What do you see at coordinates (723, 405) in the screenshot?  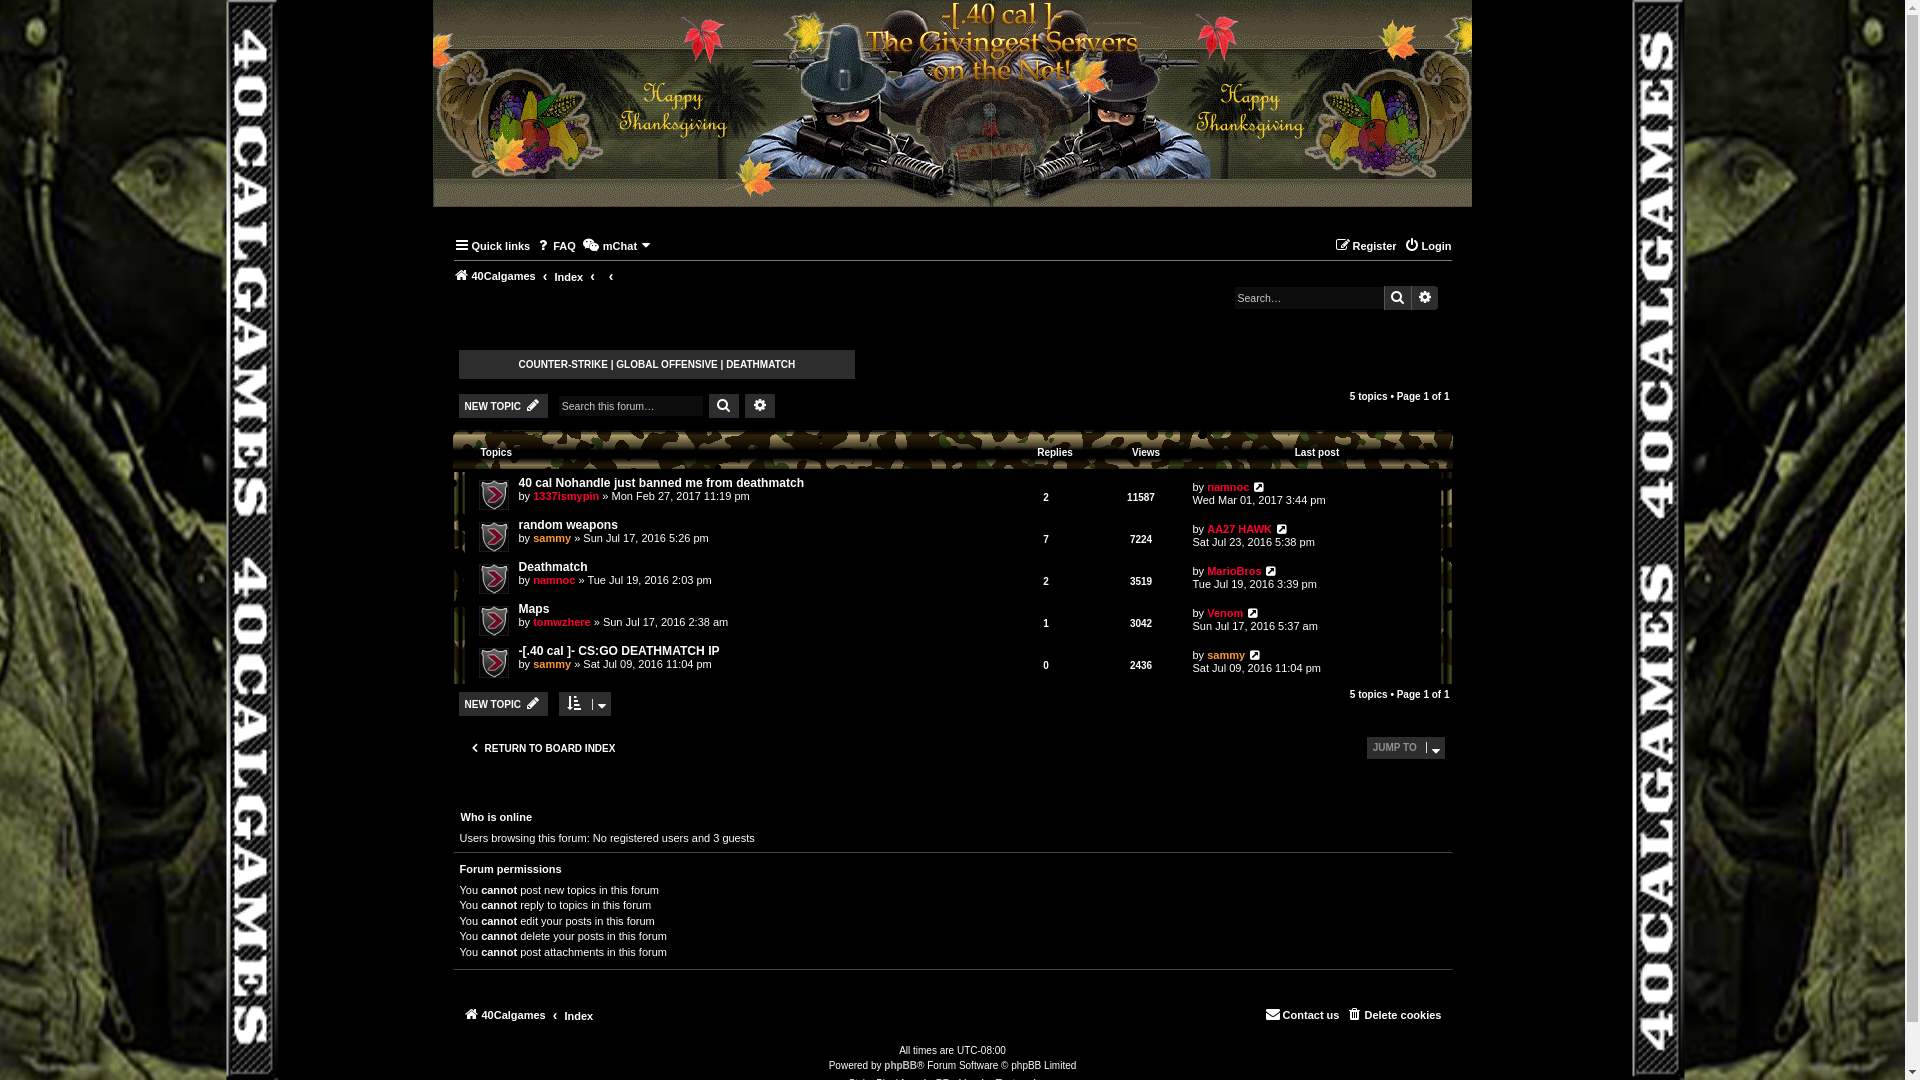 I see `'SEARCH'` at bounding box center [723, 405].